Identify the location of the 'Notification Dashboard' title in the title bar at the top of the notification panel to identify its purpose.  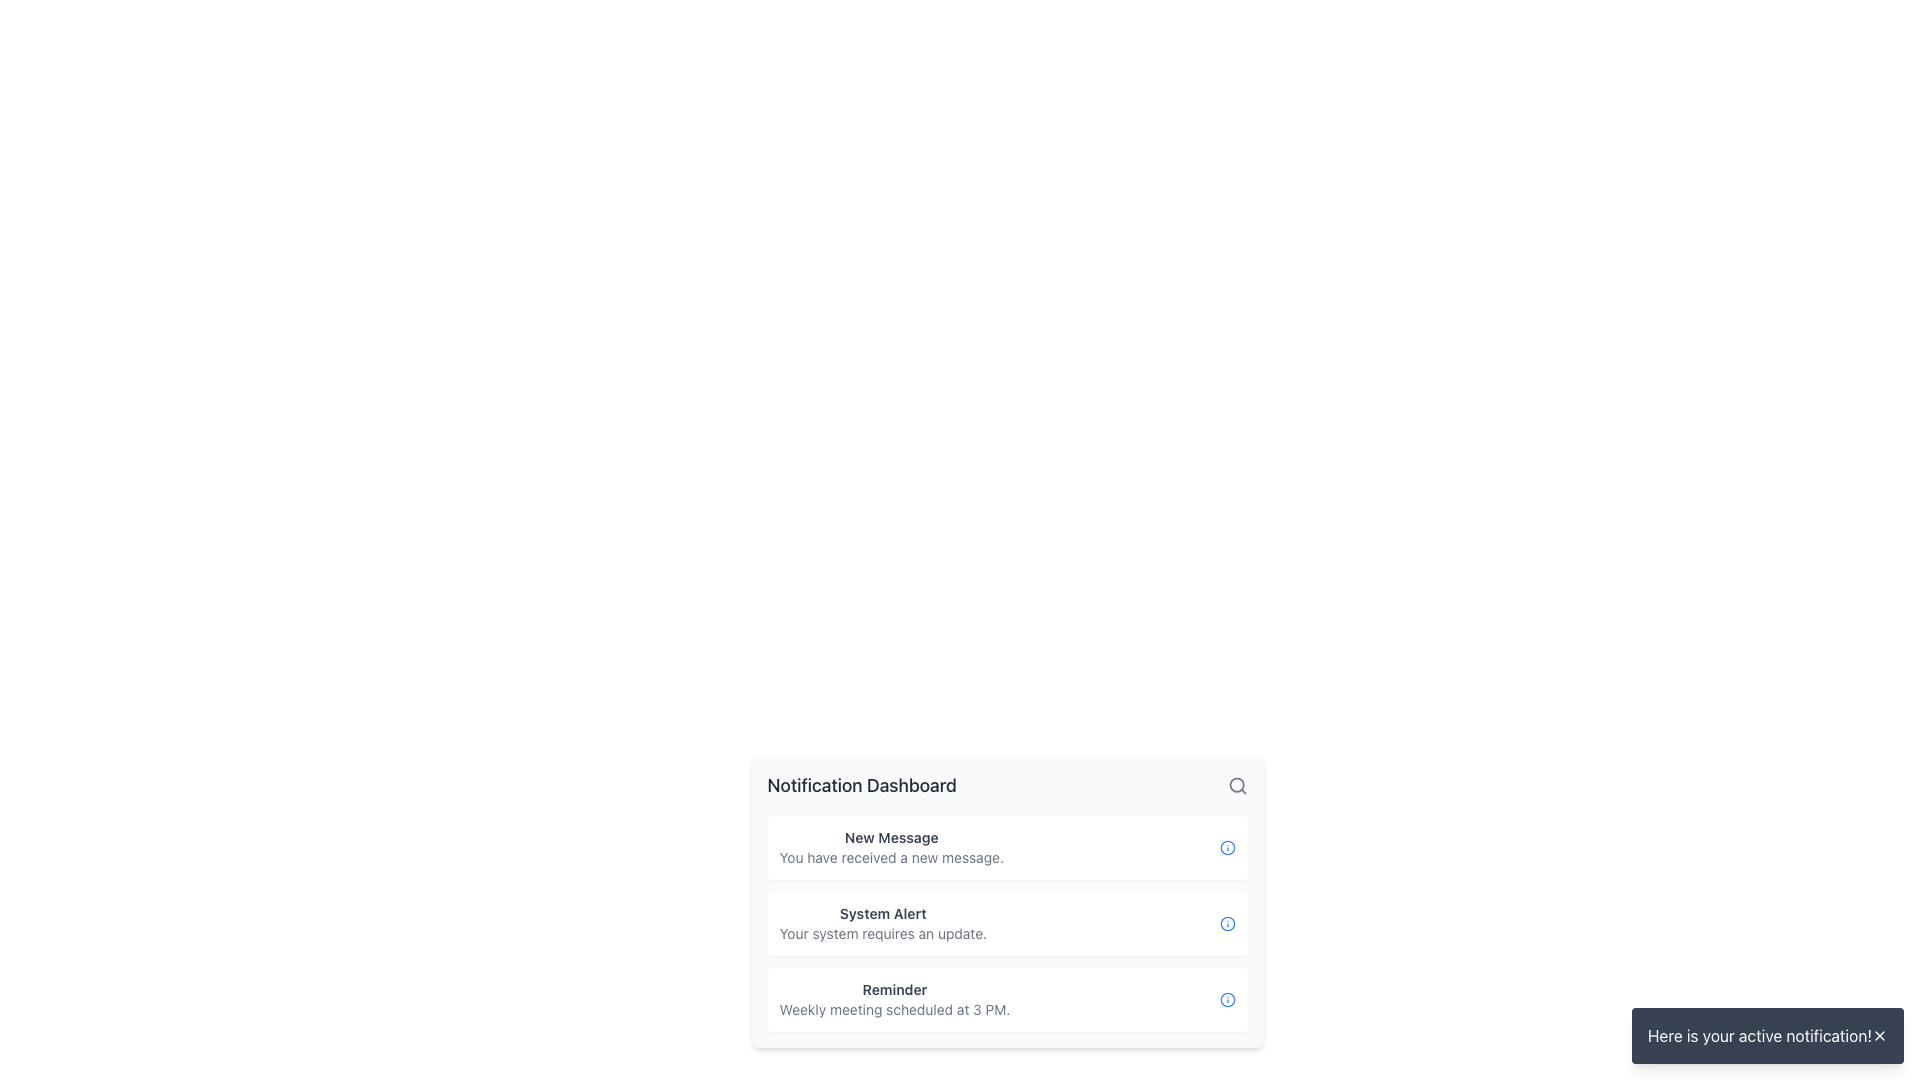
(1007, 785).